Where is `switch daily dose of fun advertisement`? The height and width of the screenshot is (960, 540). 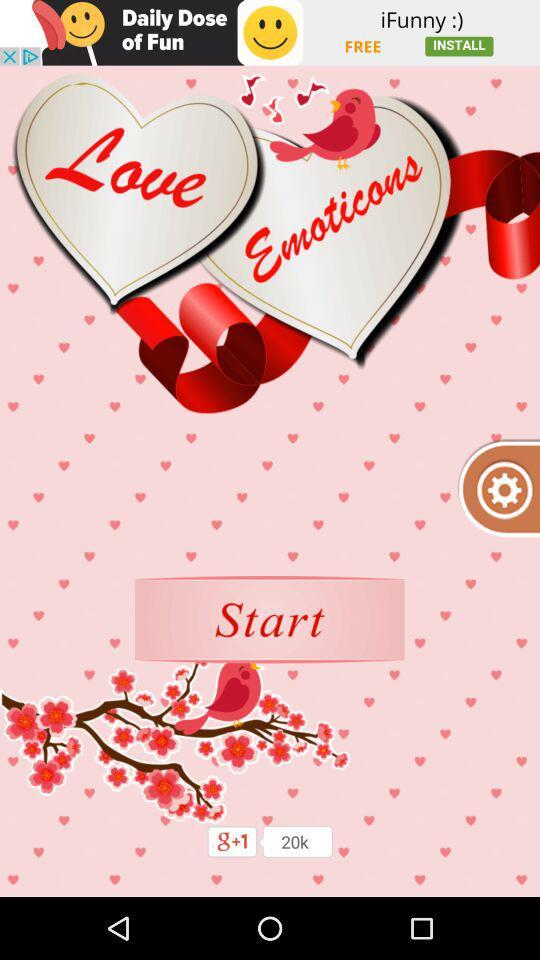
switch daily dose of fun advertisement is located at coordinates (270, 31).